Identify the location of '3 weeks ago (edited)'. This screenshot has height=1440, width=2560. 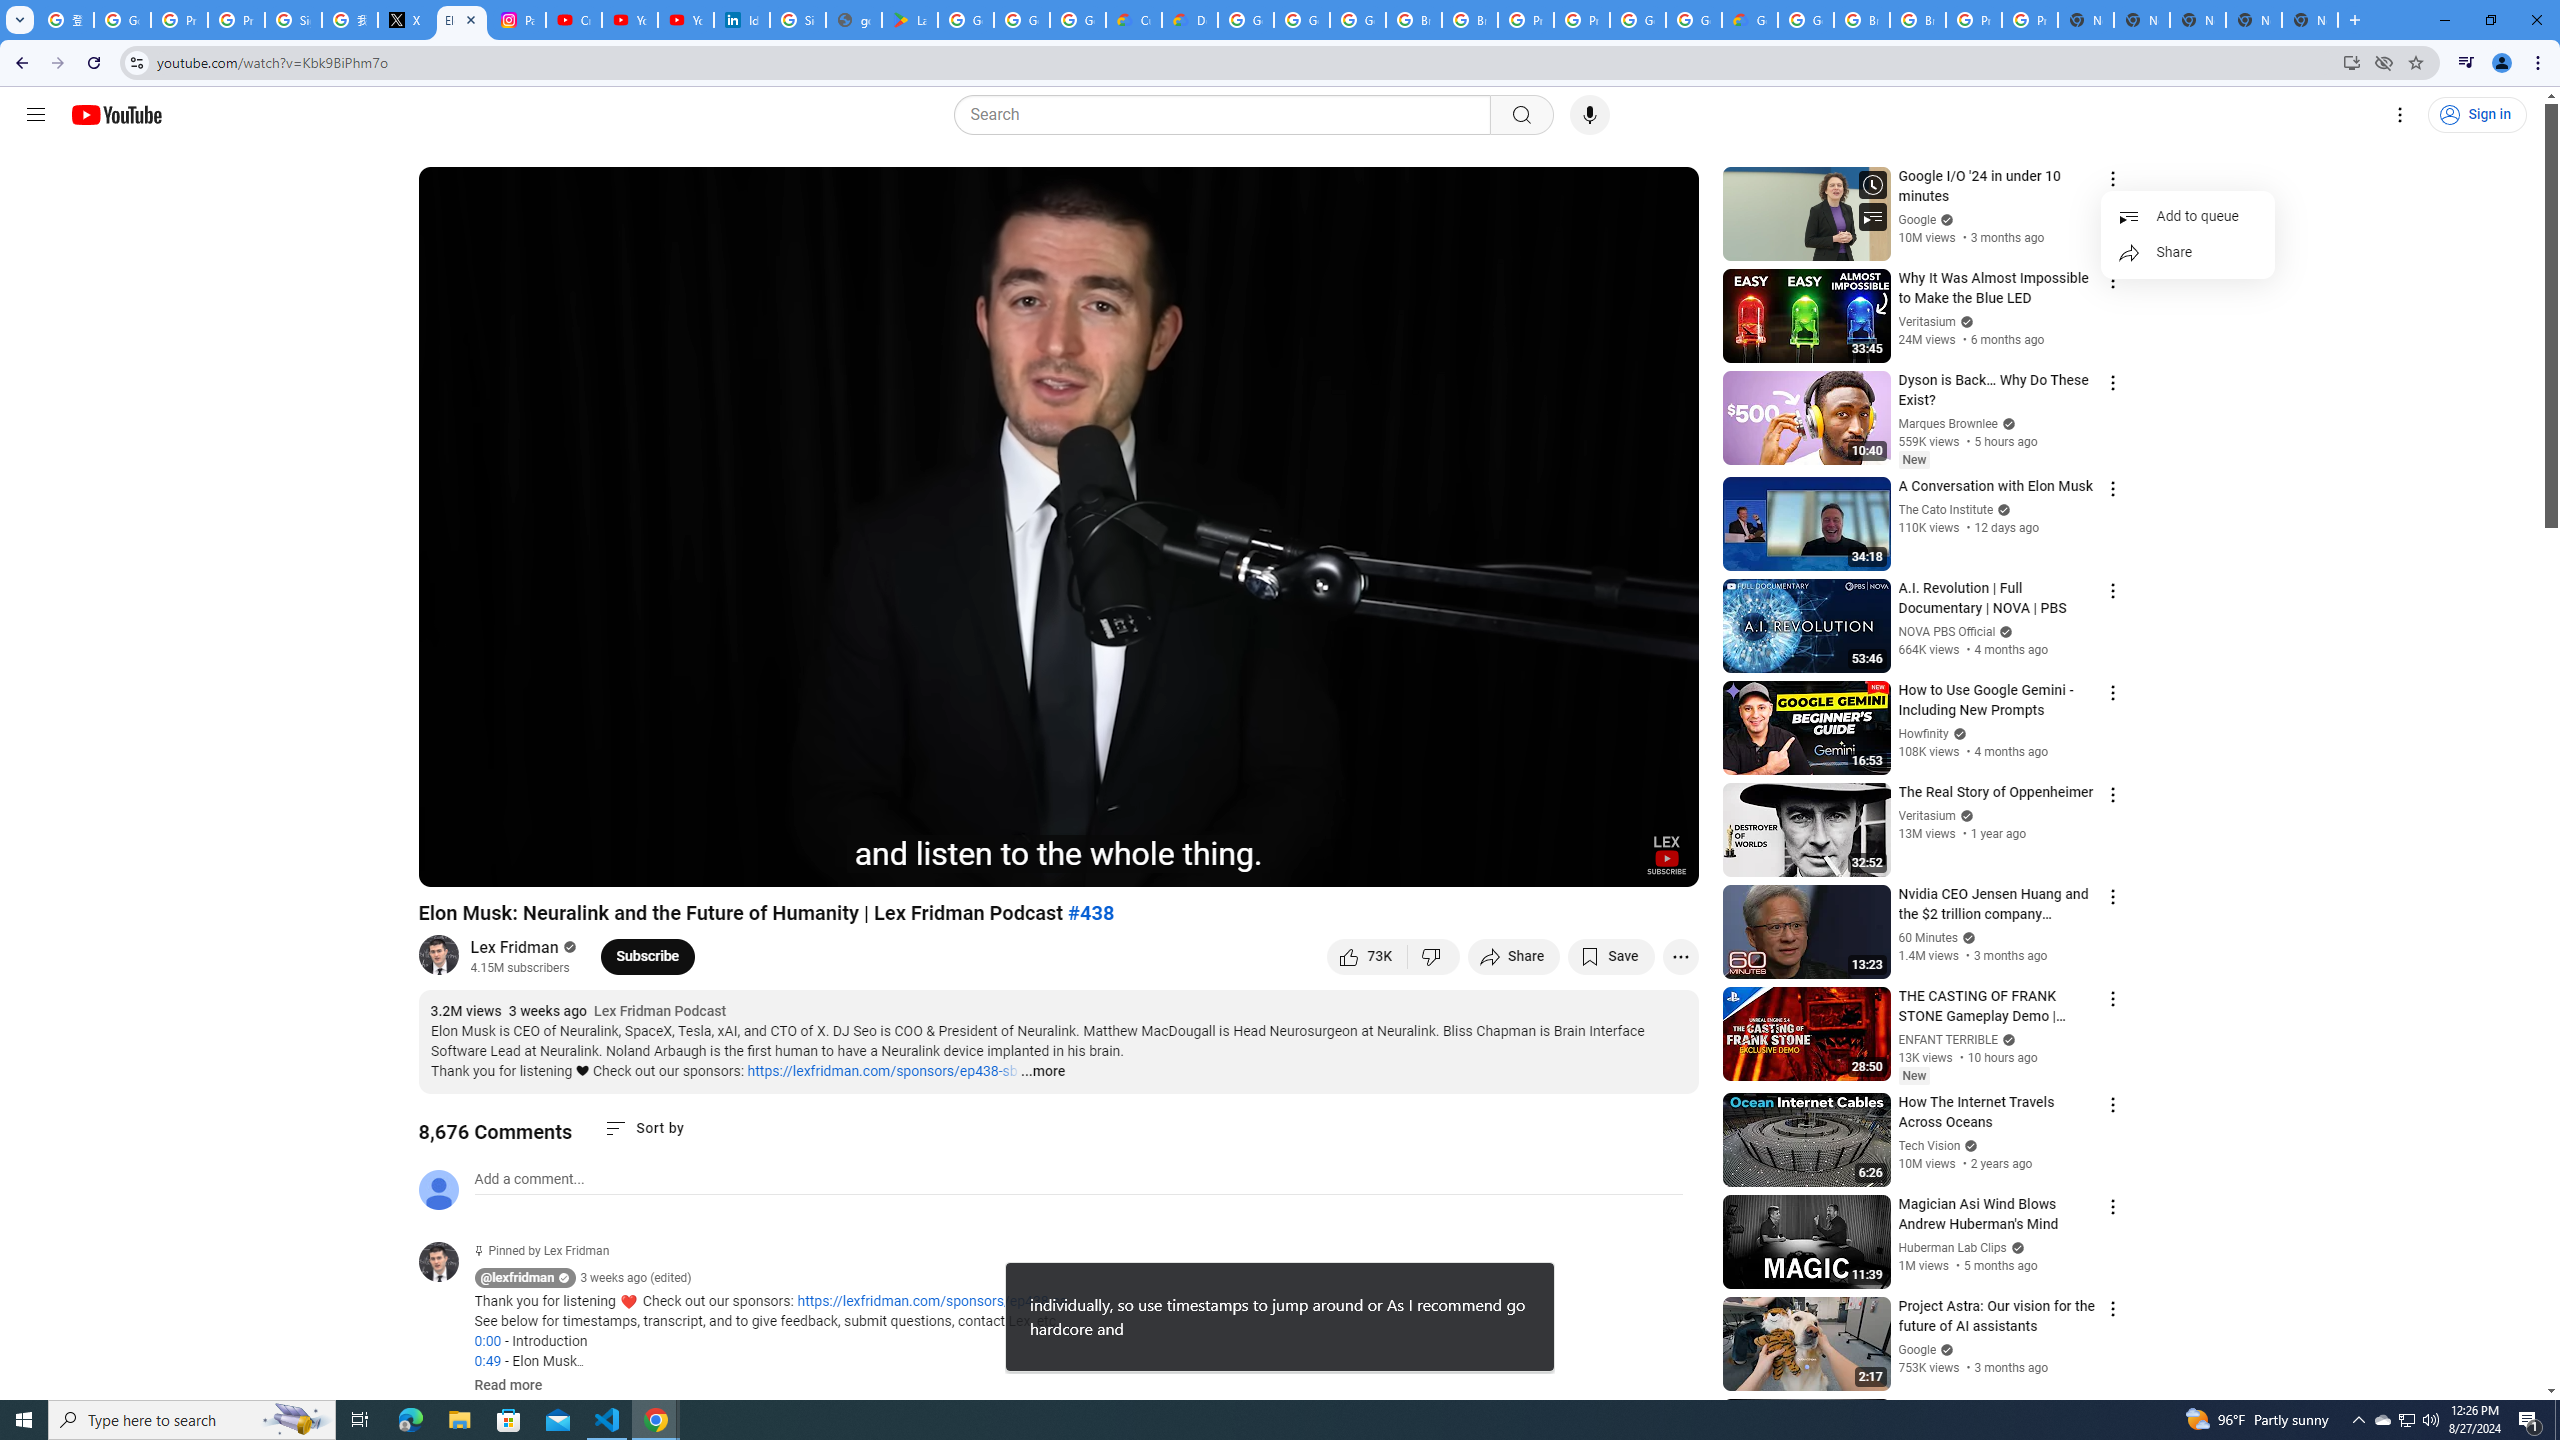
(635, 1278).